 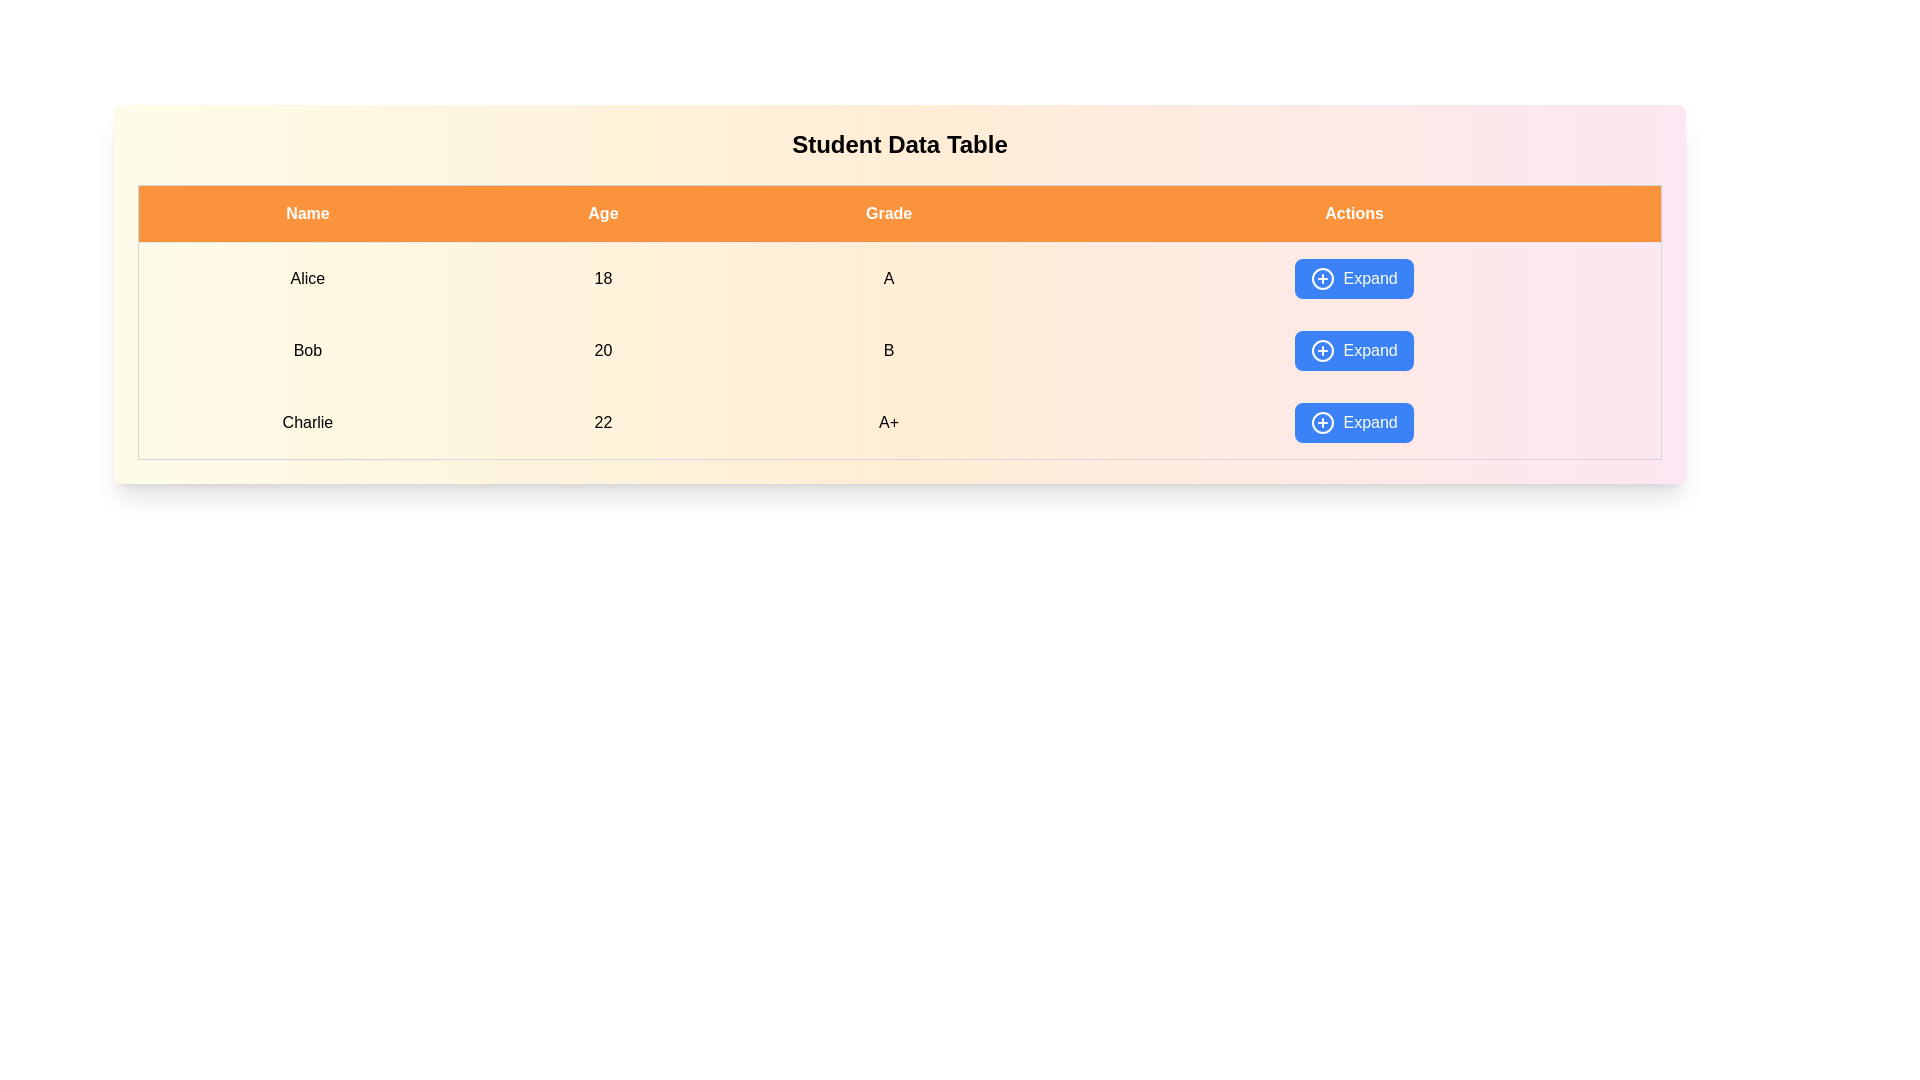 I want to click on the 'Expand' button located in the last row of the table under the 'Actions' column, which has a blue background and is aligned with the student 'Charlie.', so click(x=1354, y=422).